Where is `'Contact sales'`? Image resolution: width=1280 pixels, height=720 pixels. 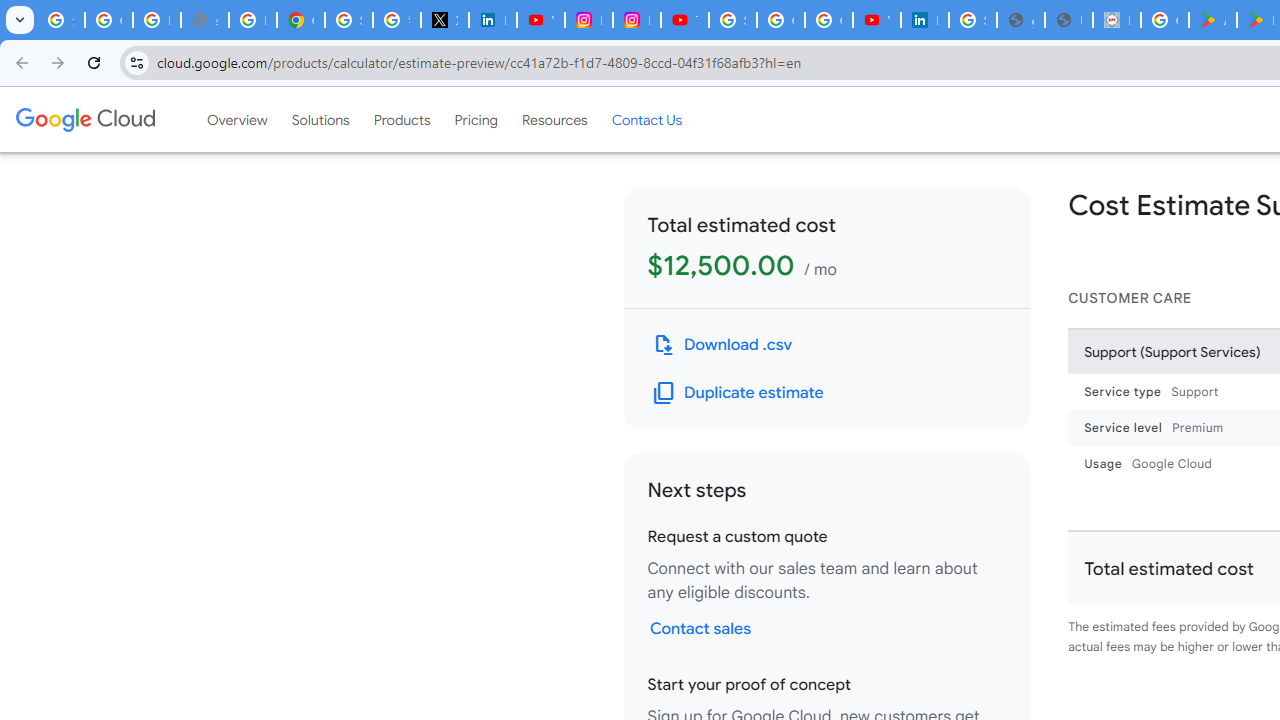
'Contact sales' is located at coordinates (700, 627).